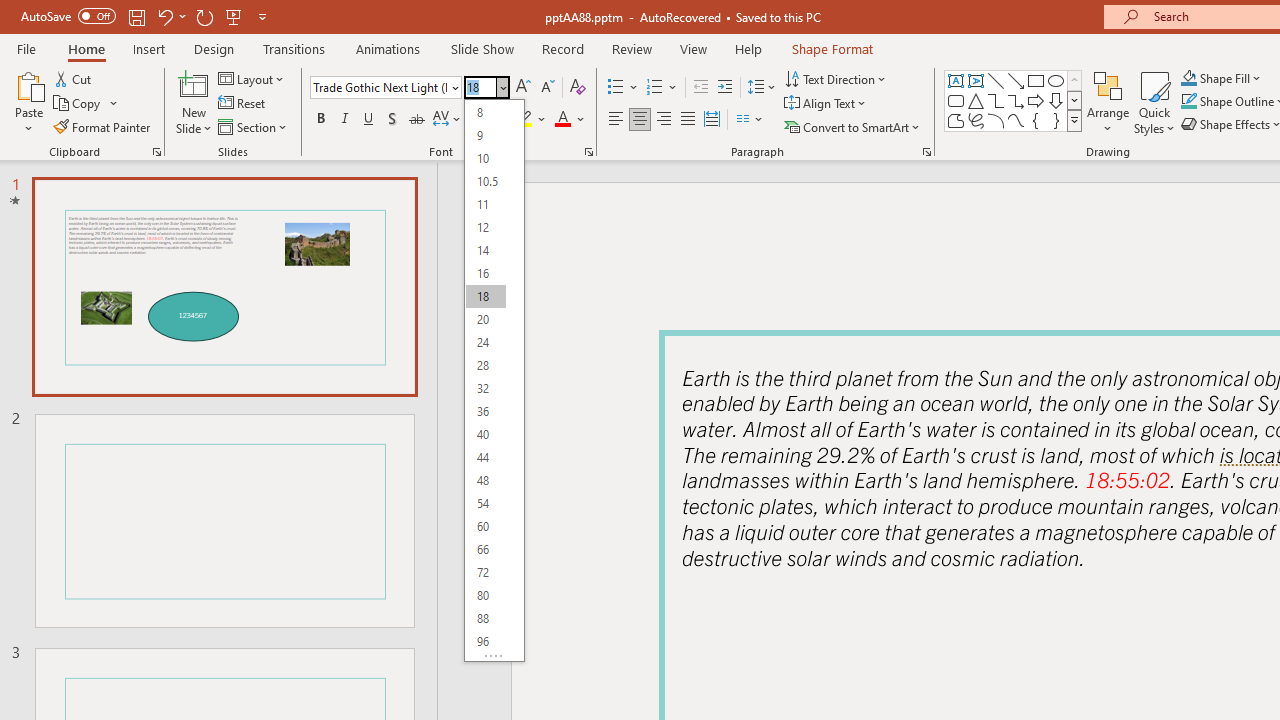 The height and width of the screenshot is (720, 1280). What do you see at coordinates (485, 572) in the screenshot?
I see `'72'` at bounding box center [485, 572].